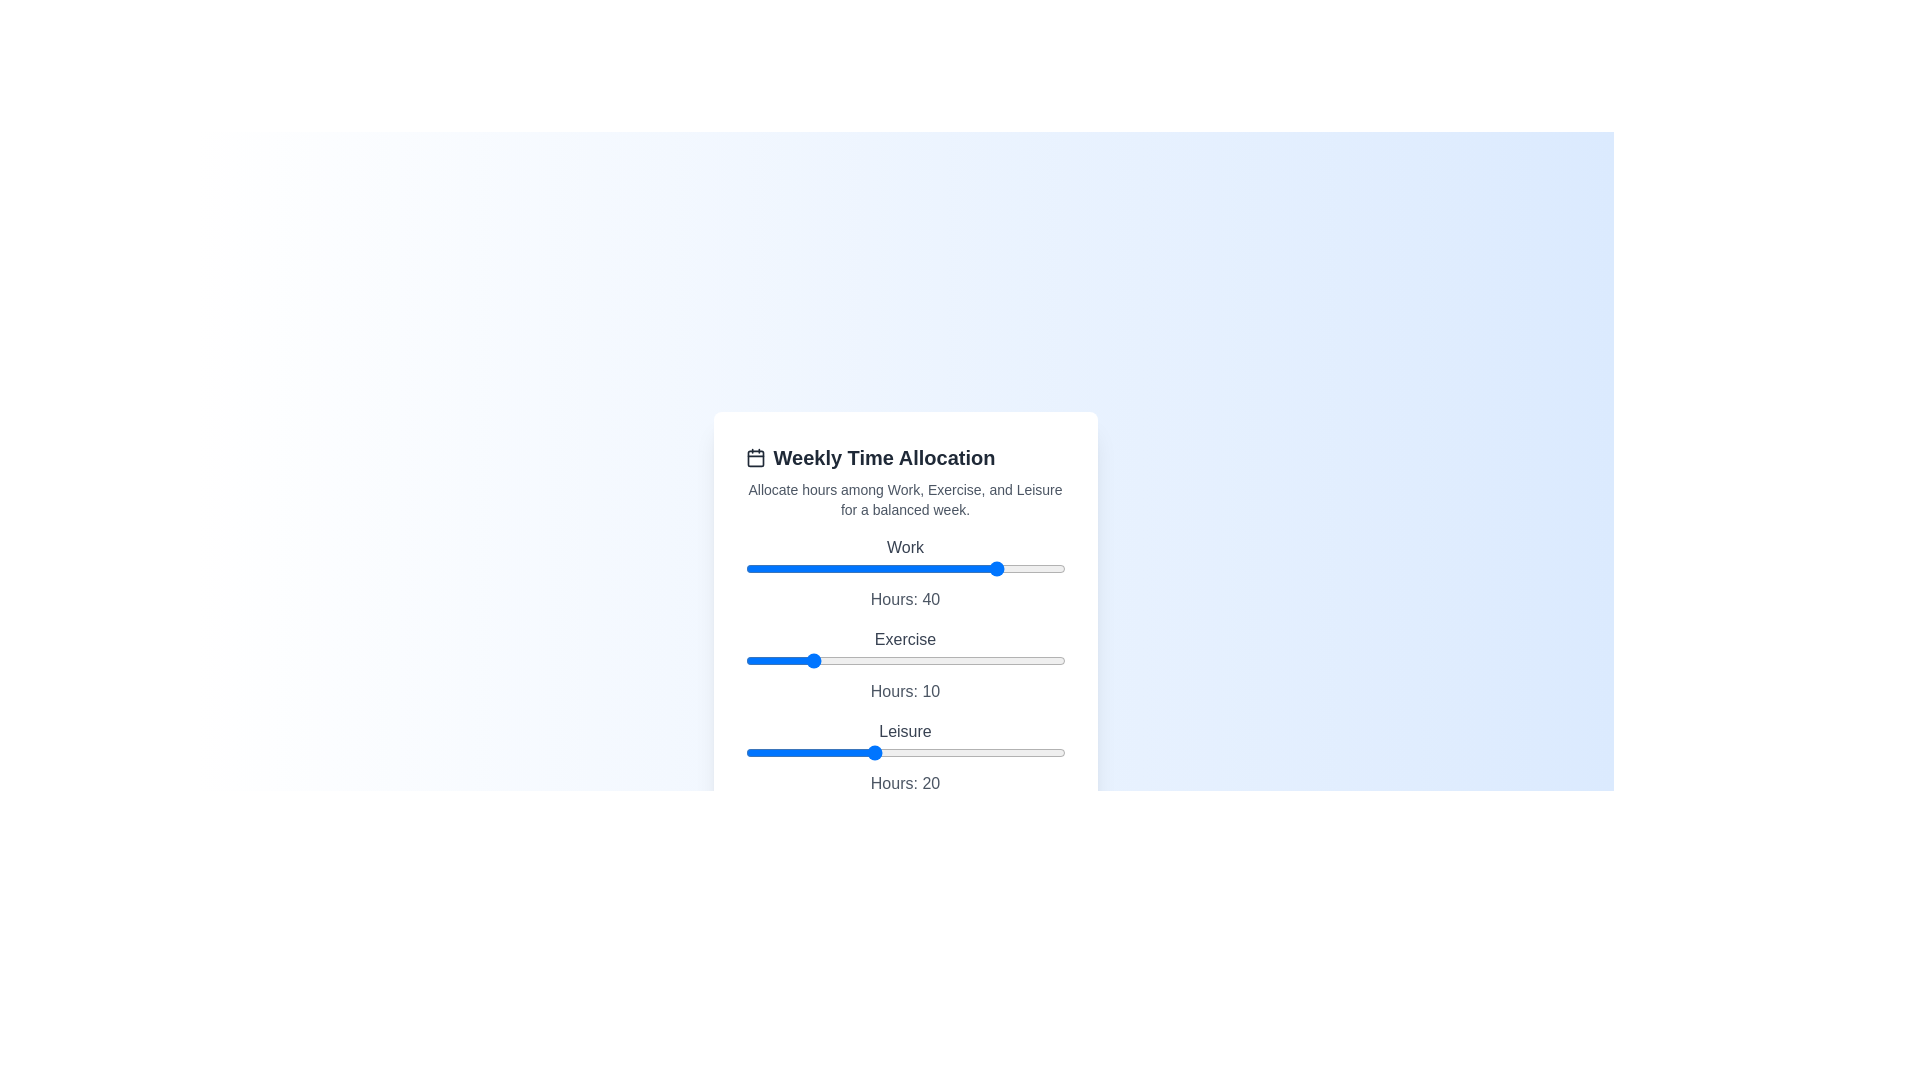  What do you see at coordinates (1014, 660) in the screenshot?
I see `the 'Exercise' slider to 42 hours` at bounding box center [1014, 660].